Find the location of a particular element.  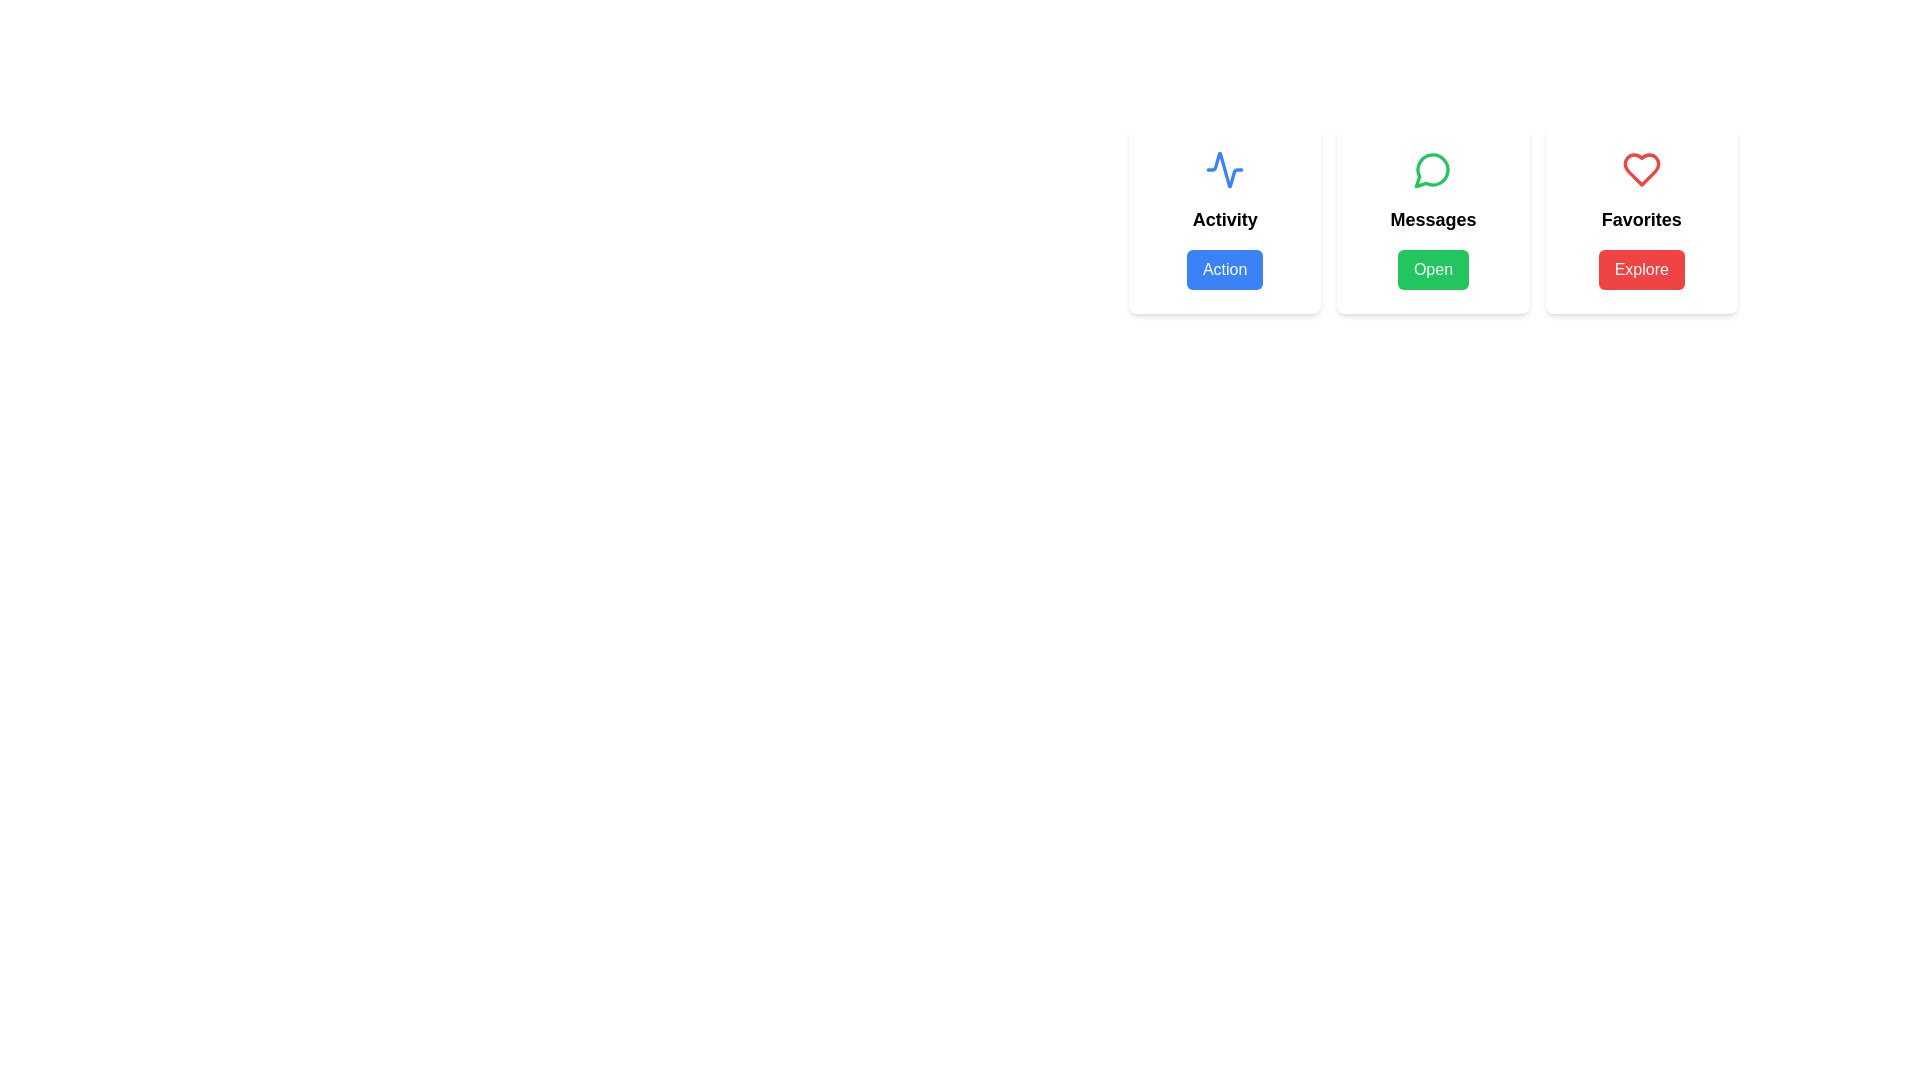

the green vector graphic component of the speech bubble icon within the SVG, located in the middle of the 'Activity', 'Messages', and 'Favorites' cards is located at coordinates (1431, 169).